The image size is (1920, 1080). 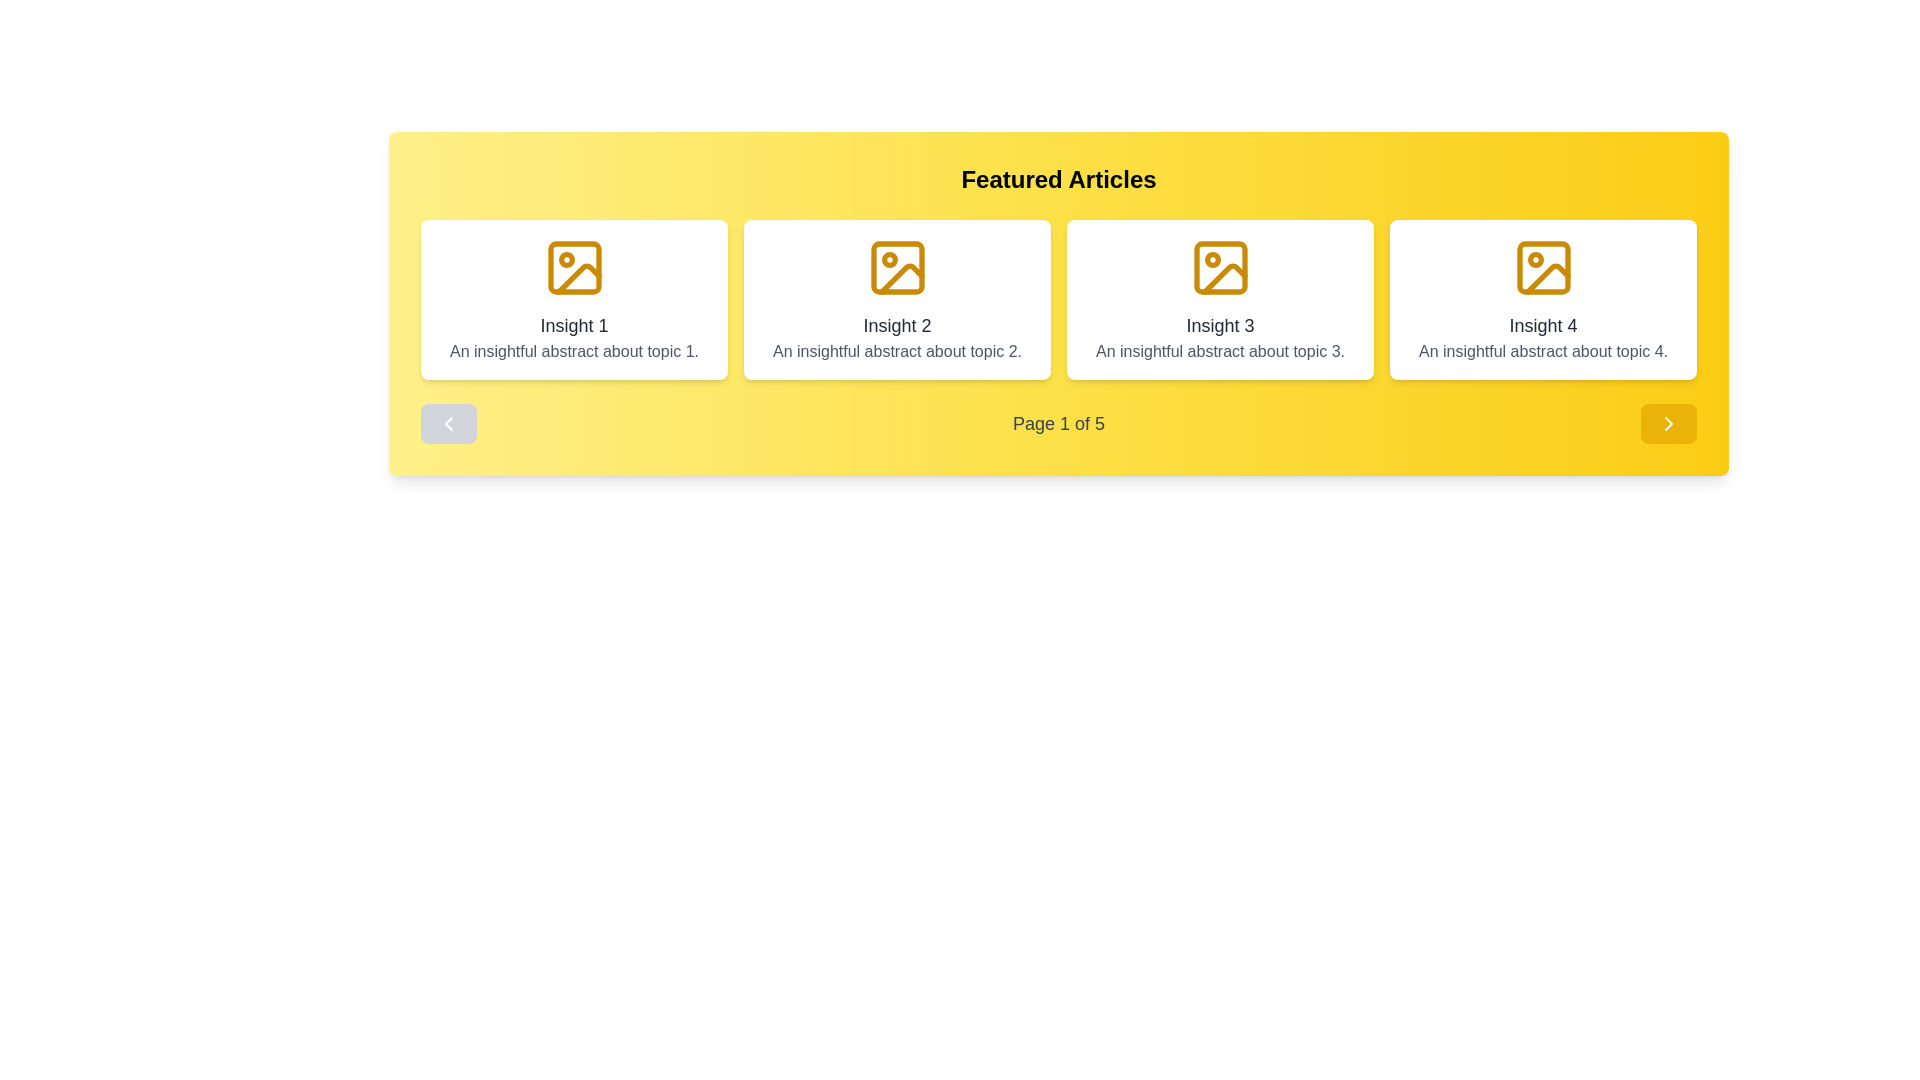 I want to click on attributes of the Decorative SVG circle located in the top-right area of the fourth item under the 'Featured Articles' section, so click(x=1534, y=258).